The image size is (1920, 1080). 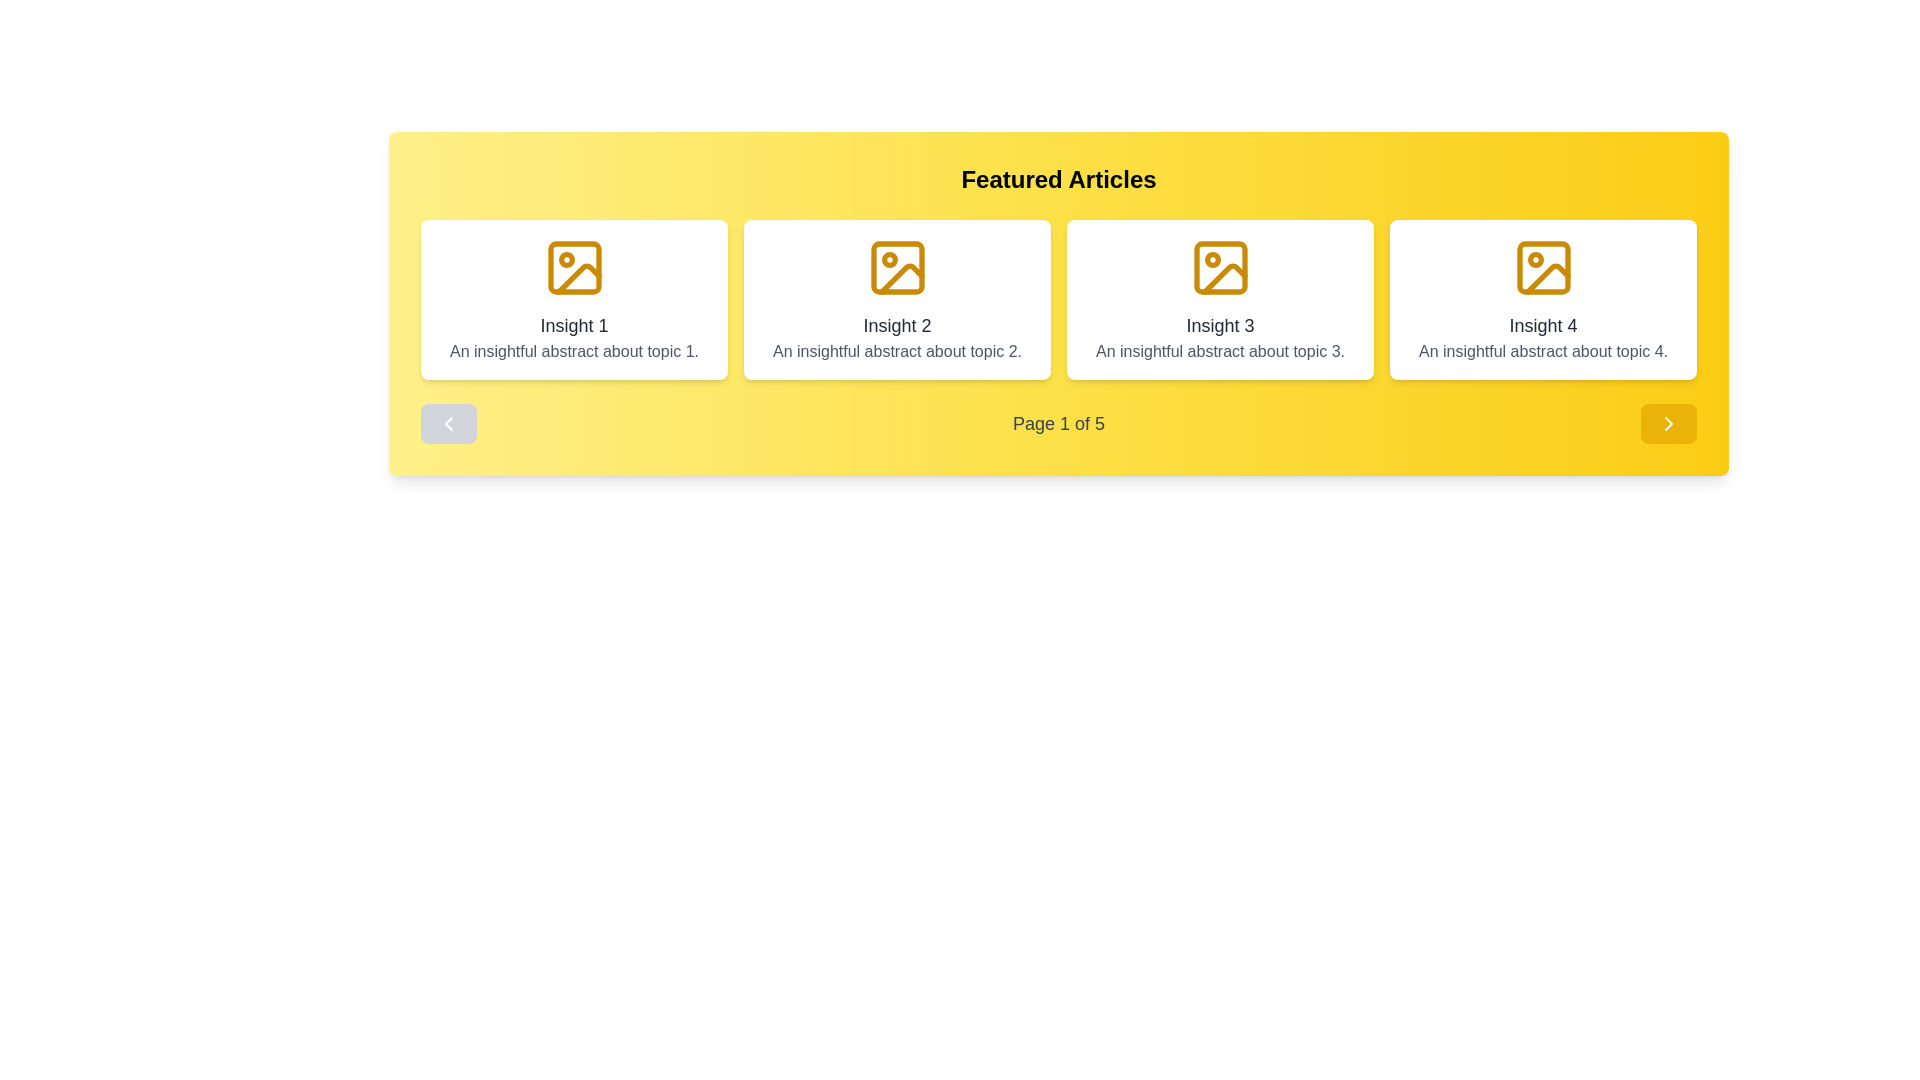 I want to click on attributes of the Decorative SVG circle located in the top-right area of the fourth item under the 'Featured Articles' section, so click(x=1534, y=258).